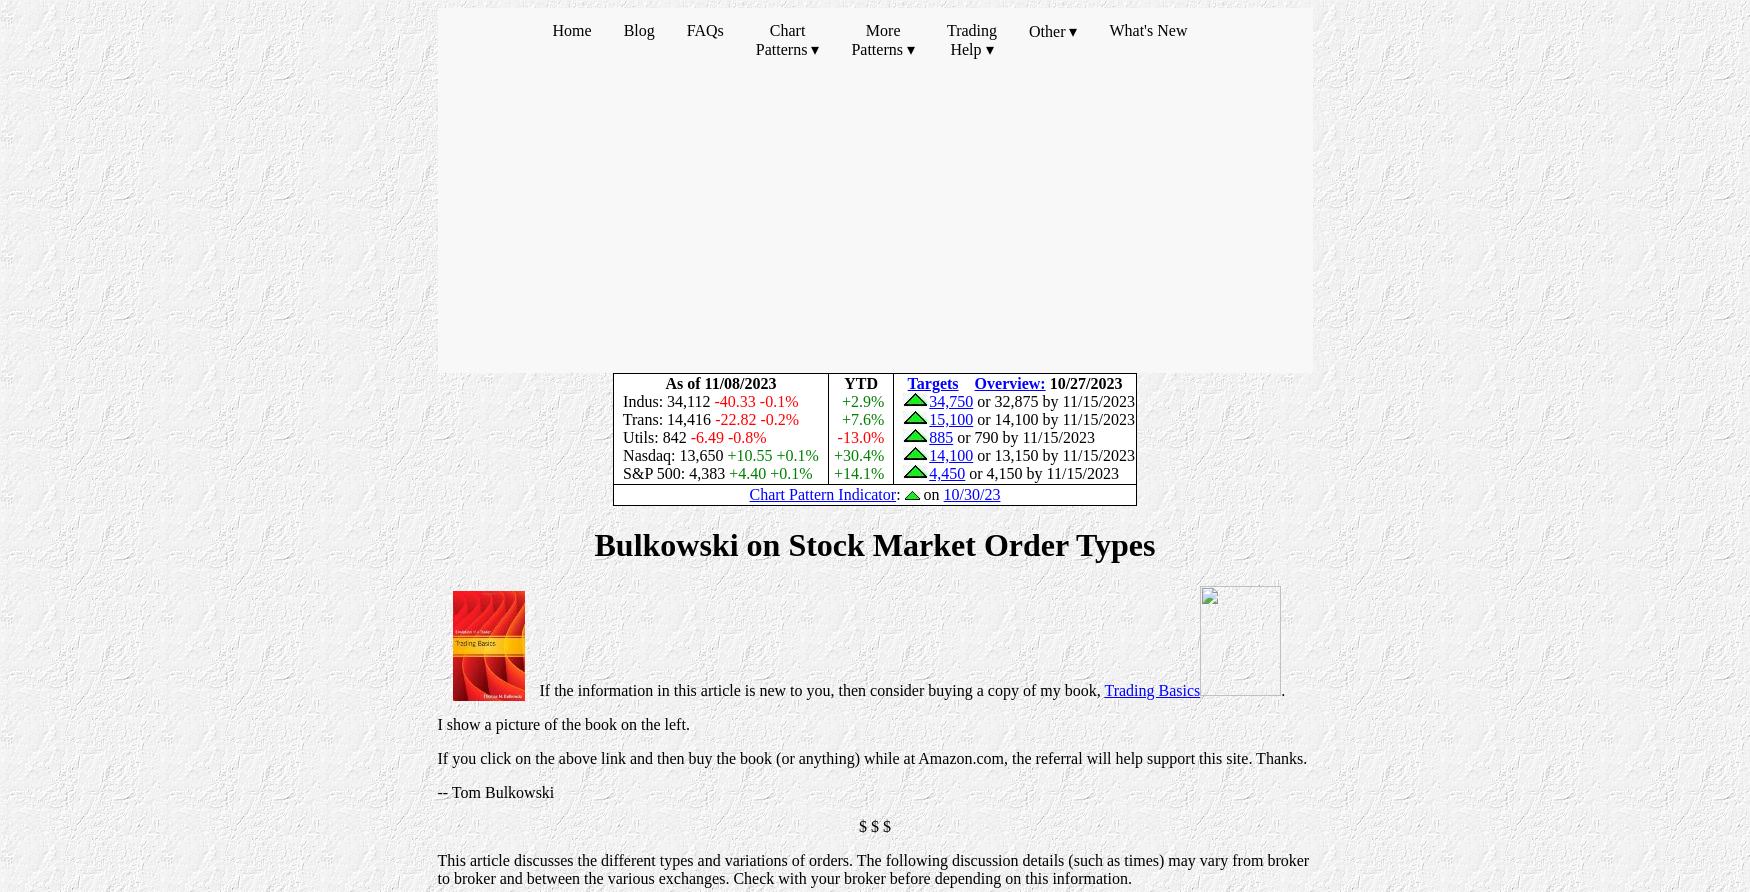 Image resolution: width=1750 pixels, height=892 pixels. Describe the element at coordinates (860, 455) in the screenshot. I see `'+30.4%'` at that location.